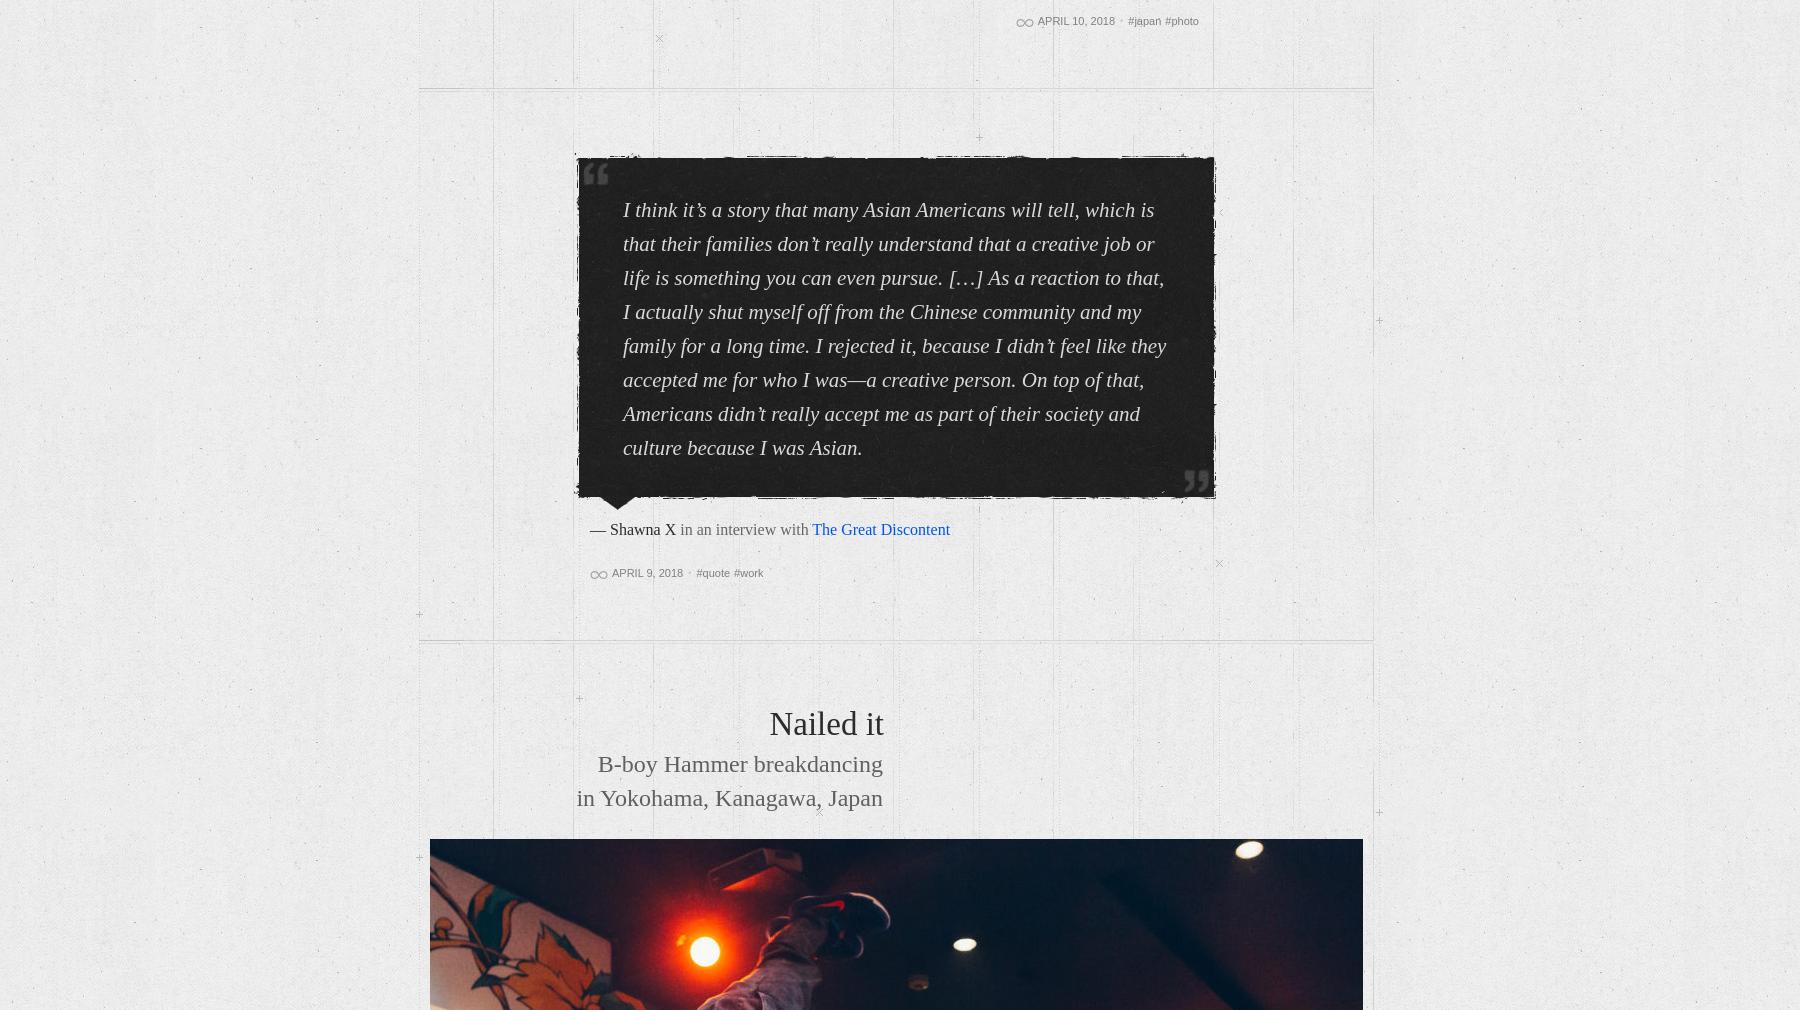 This screenshot has width=1800, height=1010. I want to click on 'April 9, 2018', so click(647, 571).